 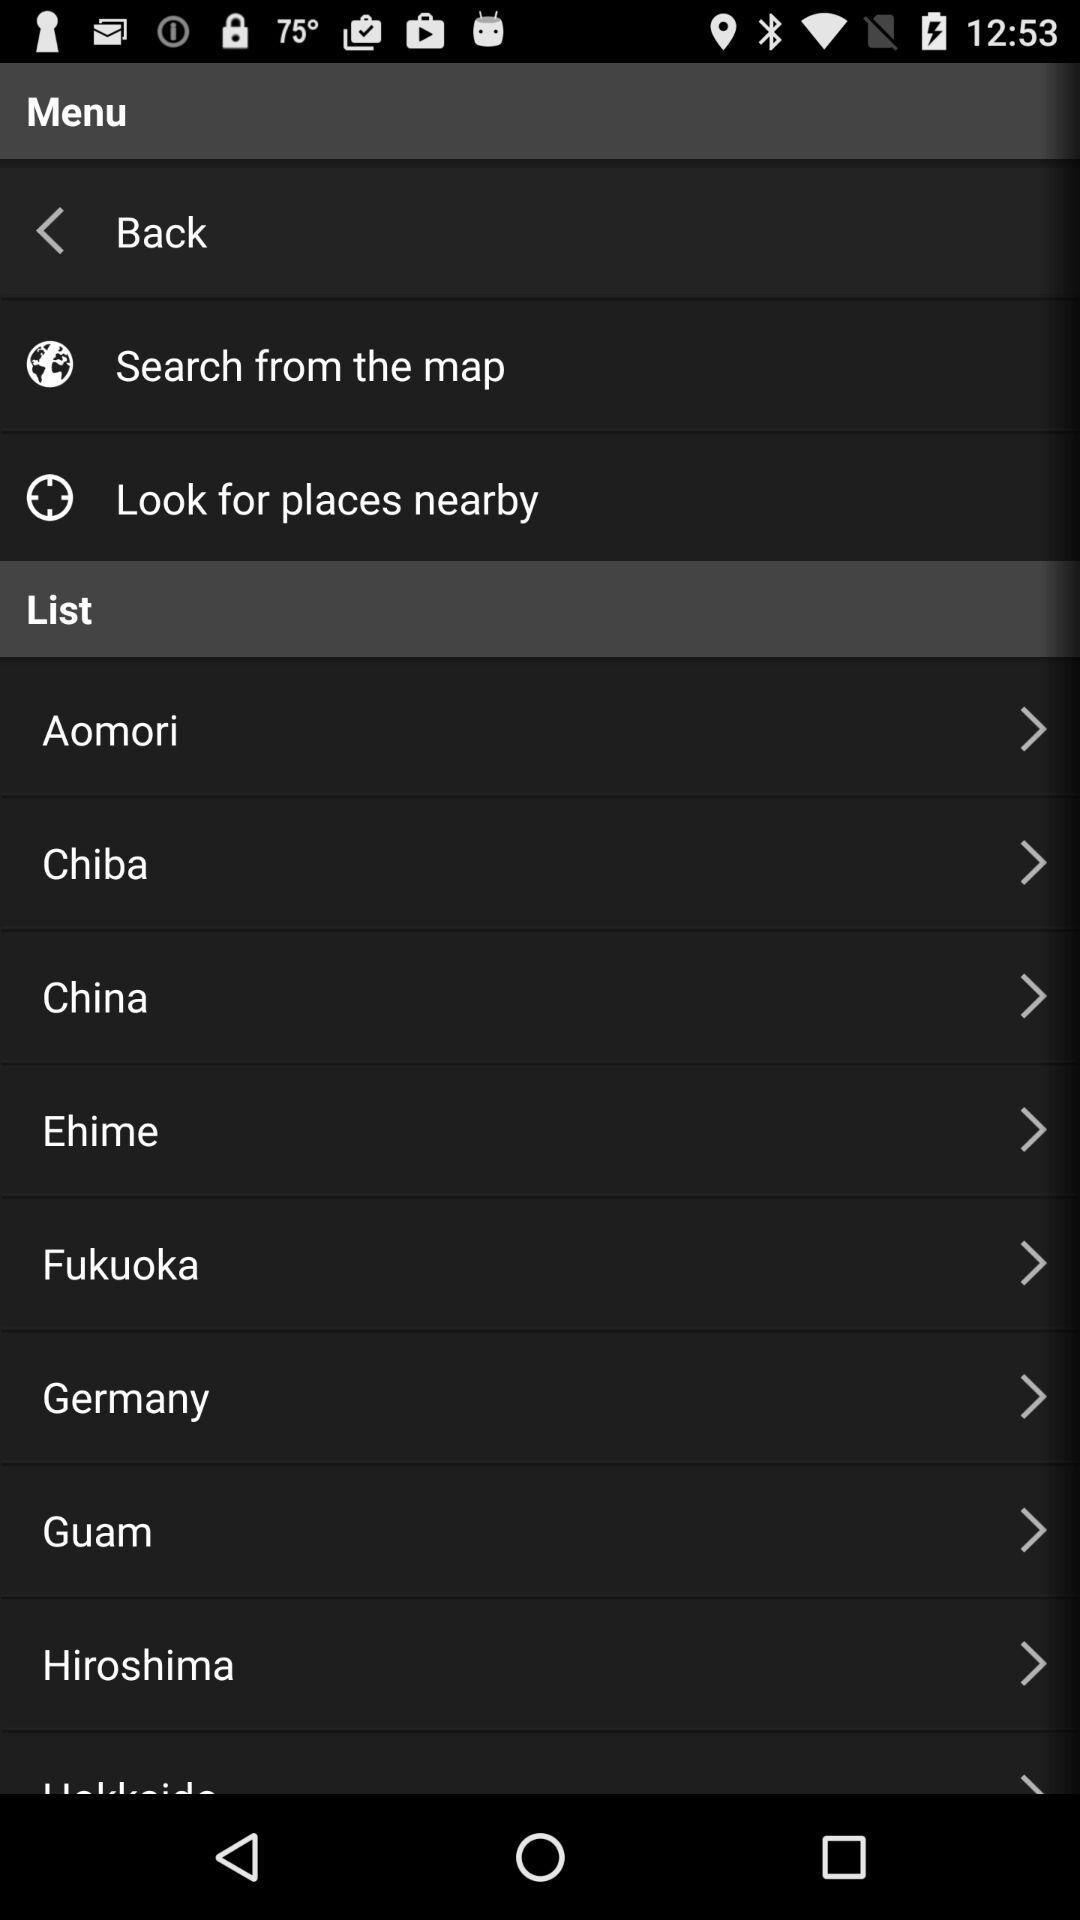 What do you see at coordinates (49, 230) in the screenshot?
I see `arrow which is left to the back` at bounding box center [49, 230].